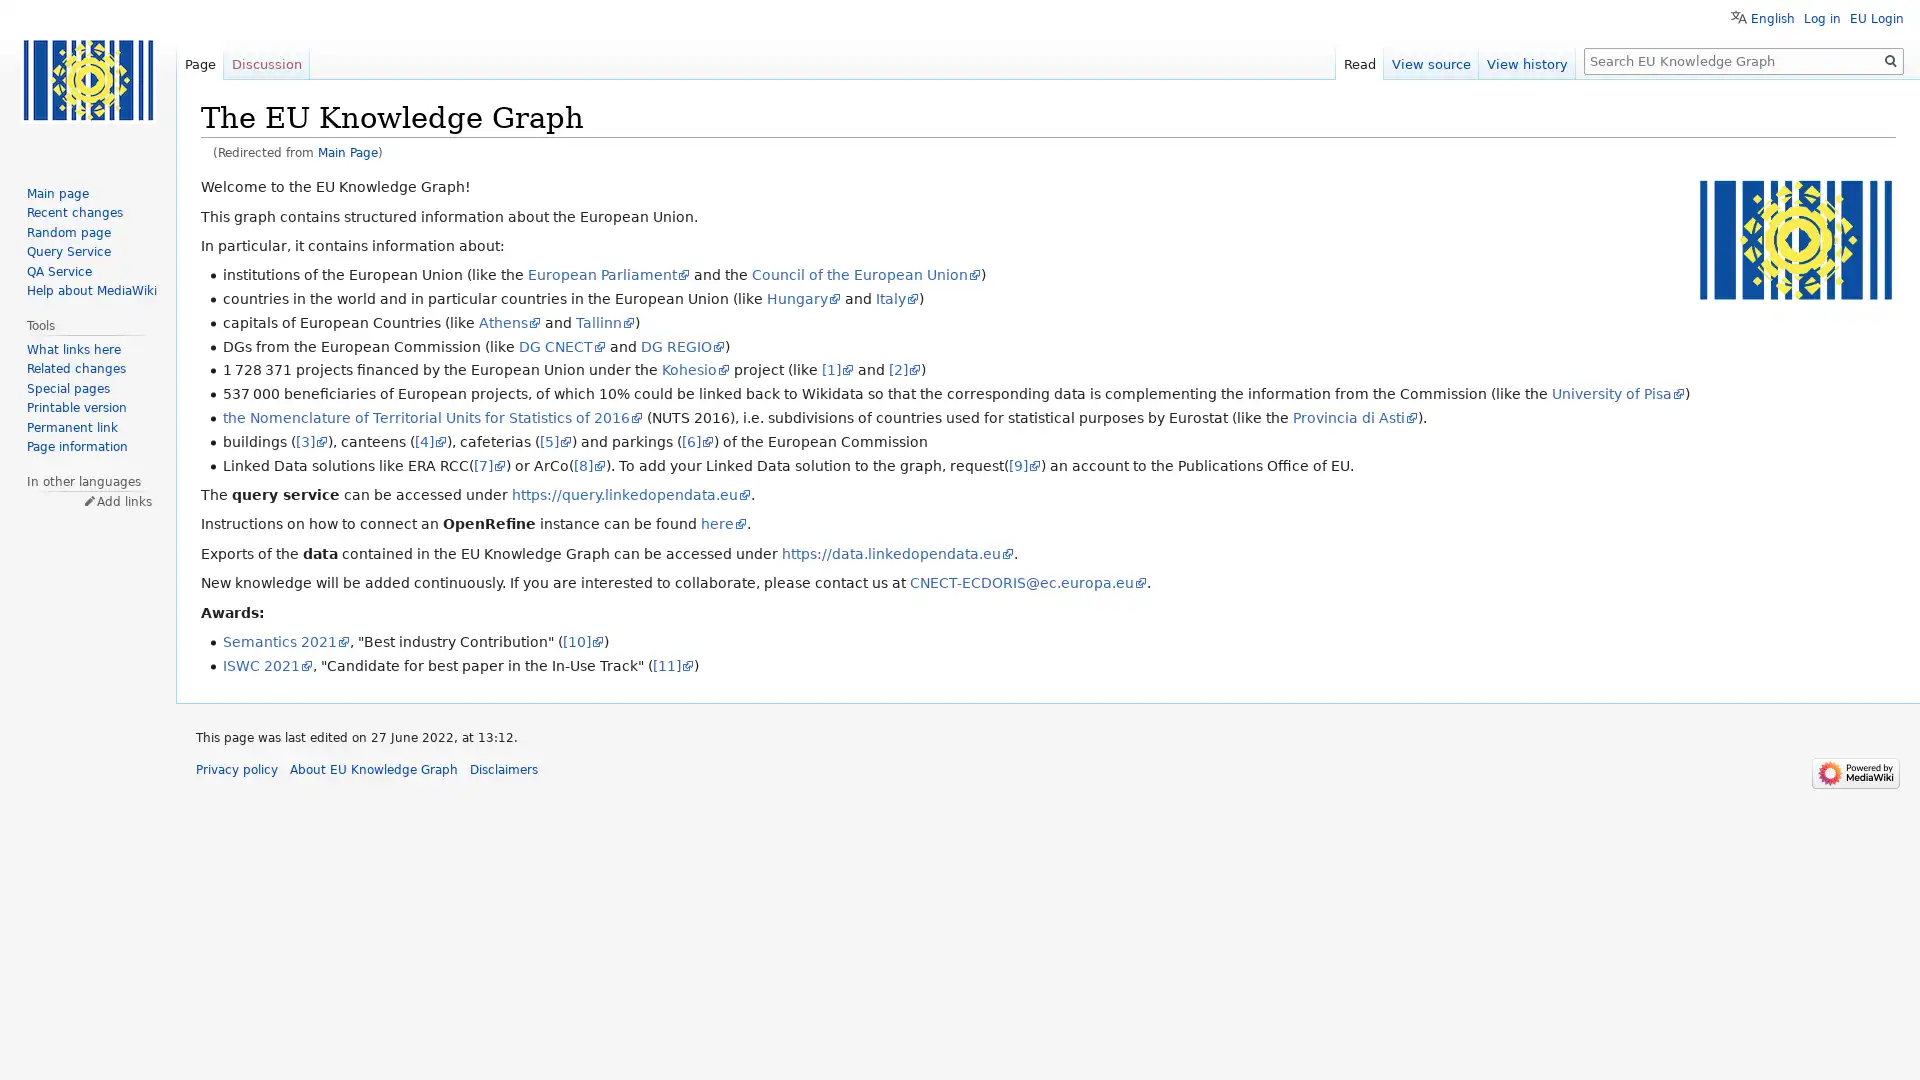  What do you see at coordinates (1890, 60) in the screenshot?
I see `Search` at bounding box center [1890, 60].